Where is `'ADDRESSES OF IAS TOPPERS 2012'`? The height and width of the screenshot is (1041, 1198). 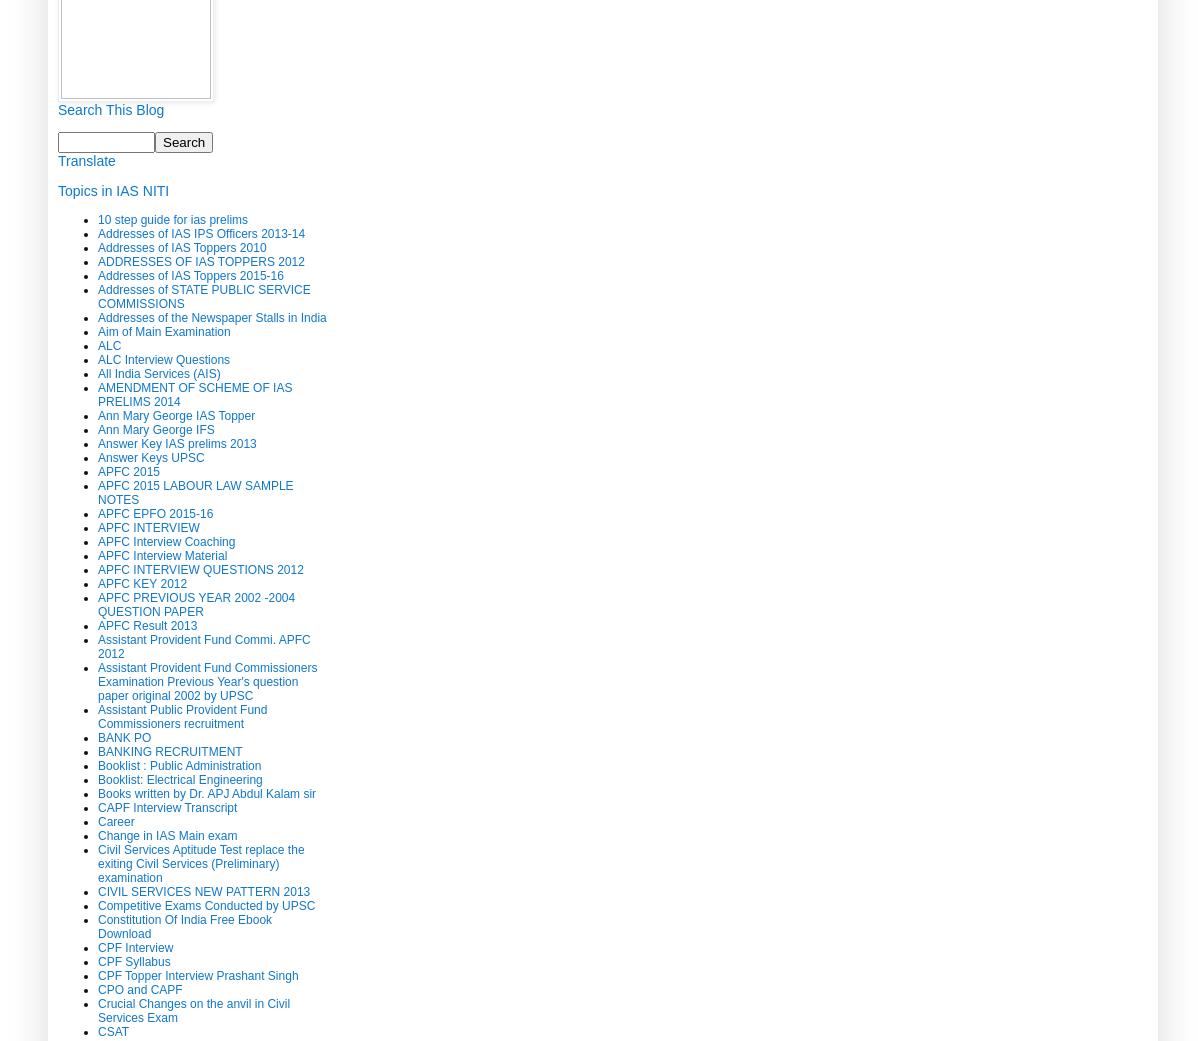
'ADDRESSES OF IAS TOPPERS 2012' is located at coordinates (201, 259).